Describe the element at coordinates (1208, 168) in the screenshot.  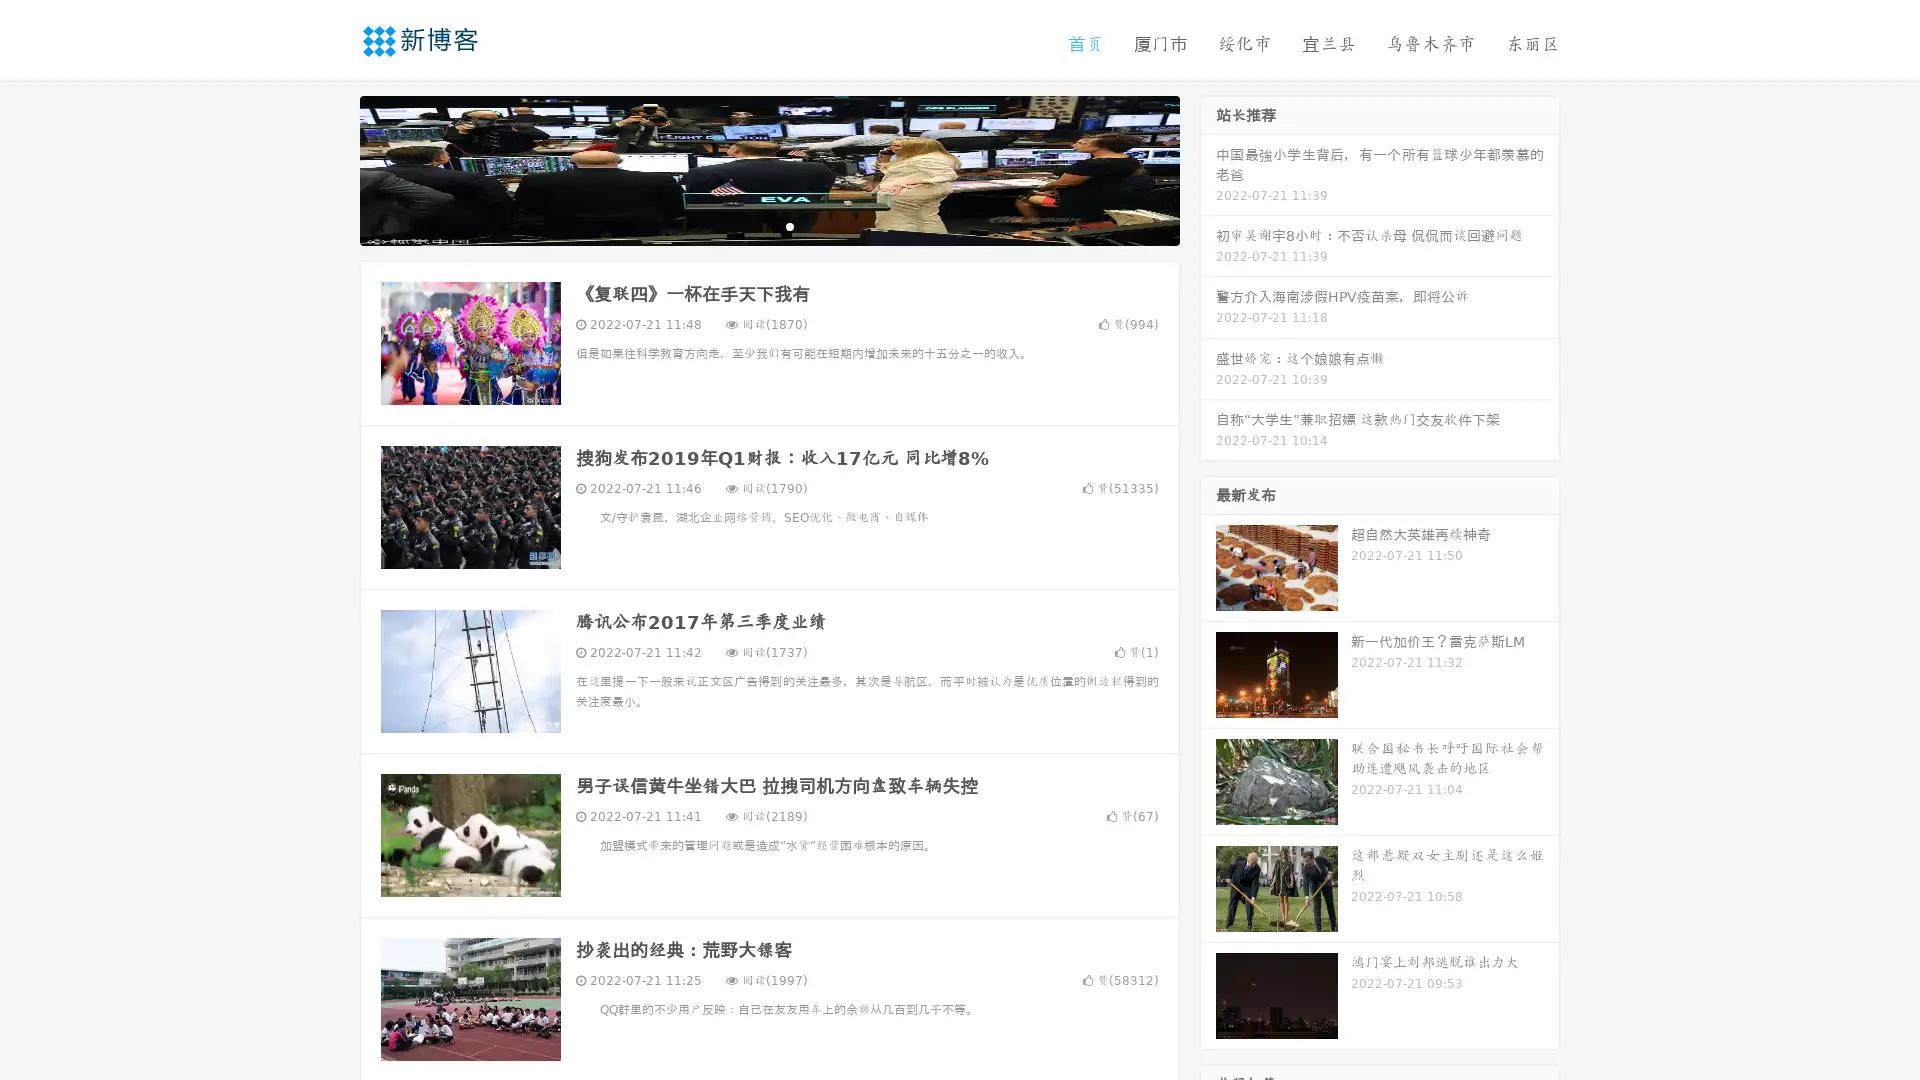
I see `Next slide` at that location.